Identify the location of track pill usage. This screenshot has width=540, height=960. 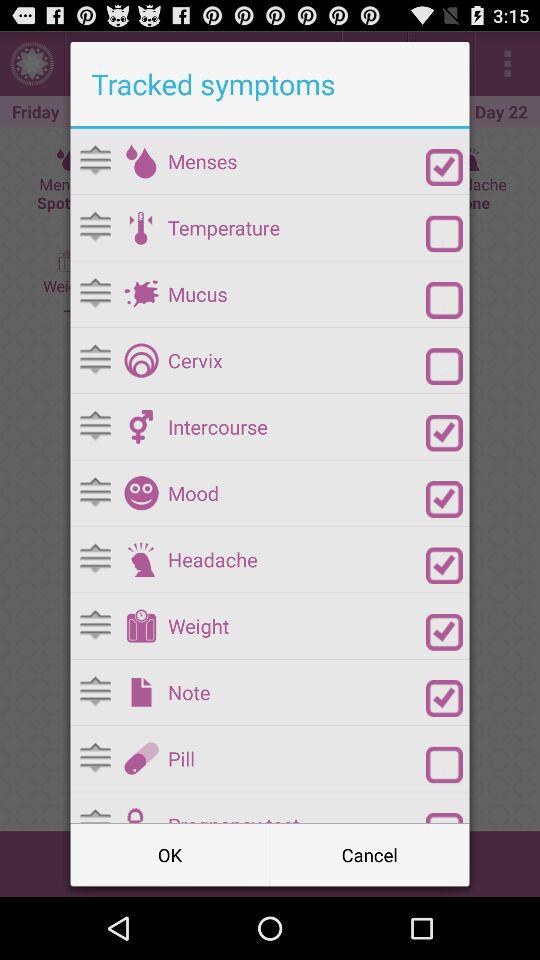
(444, 764).